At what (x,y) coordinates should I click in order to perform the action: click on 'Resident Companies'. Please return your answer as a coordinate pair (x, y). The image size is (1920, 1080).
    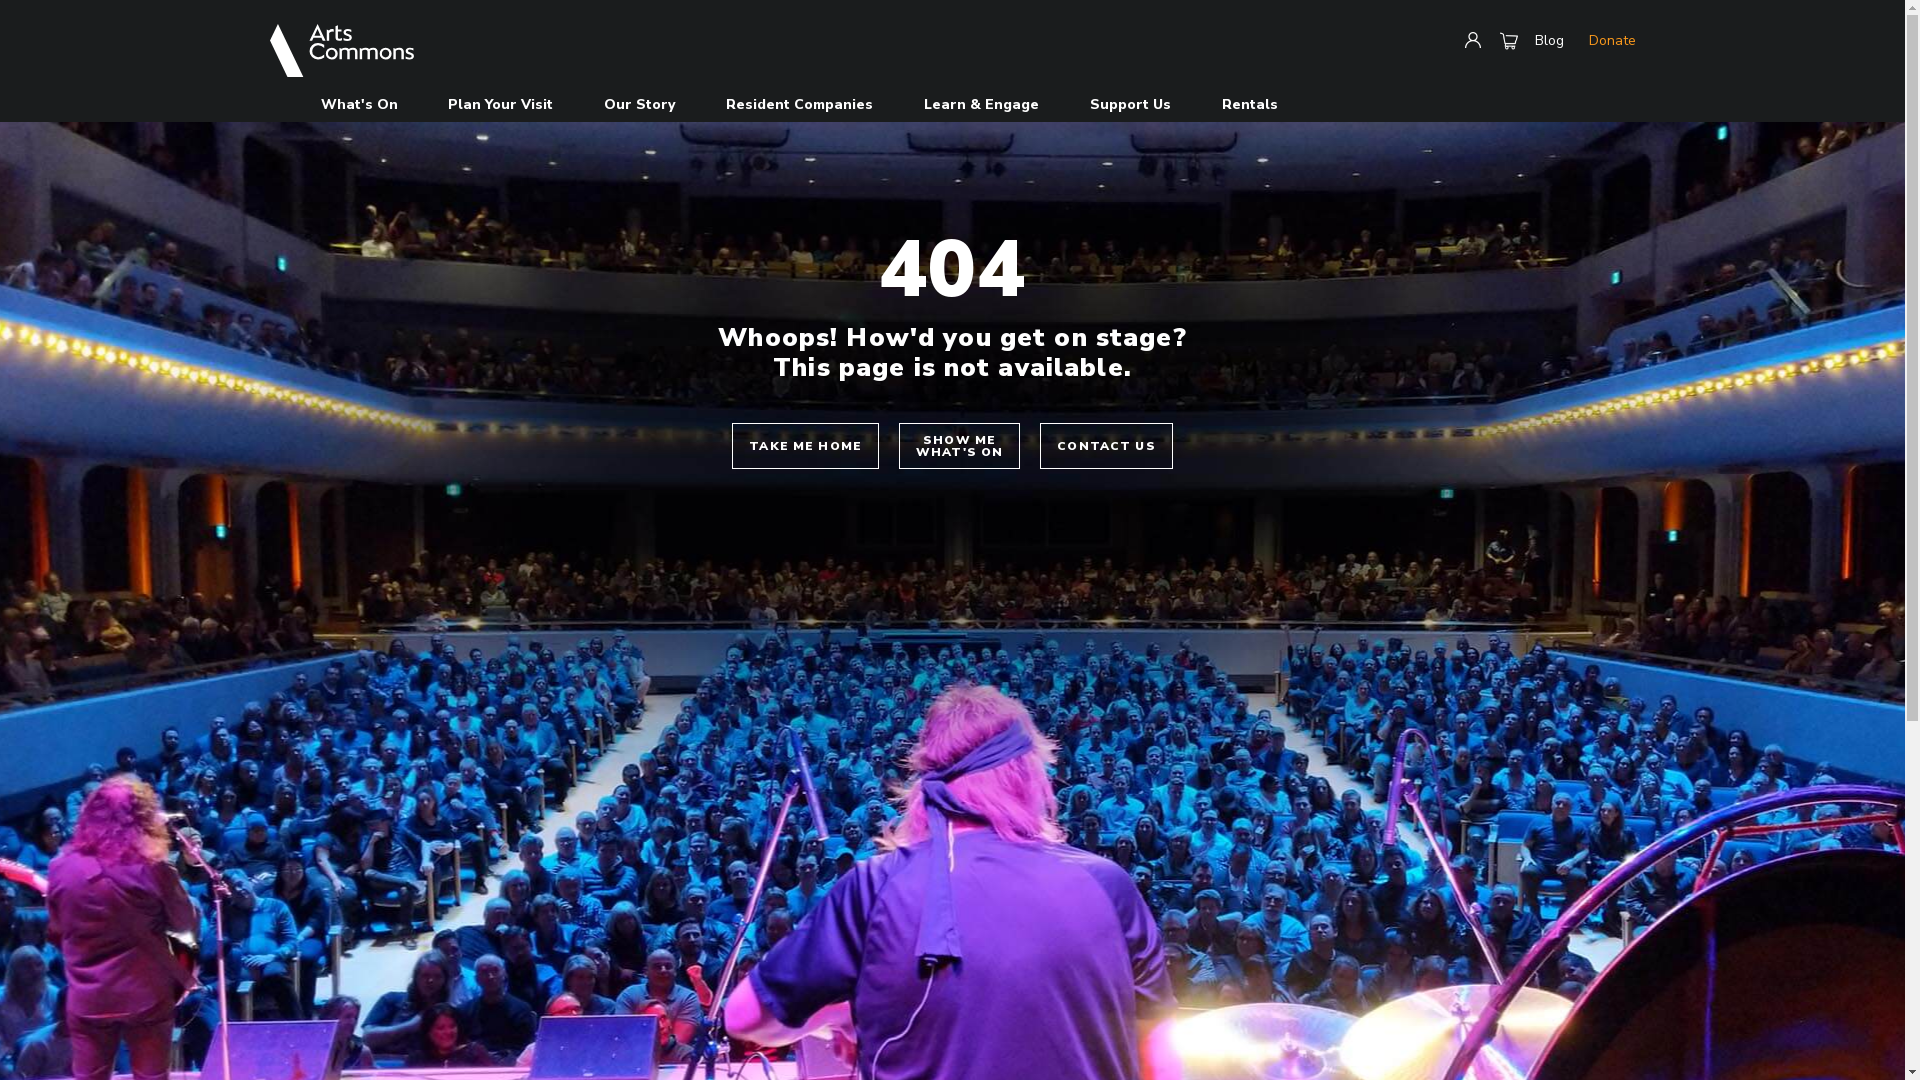
    Looking at the image, I should click on (798, 104).